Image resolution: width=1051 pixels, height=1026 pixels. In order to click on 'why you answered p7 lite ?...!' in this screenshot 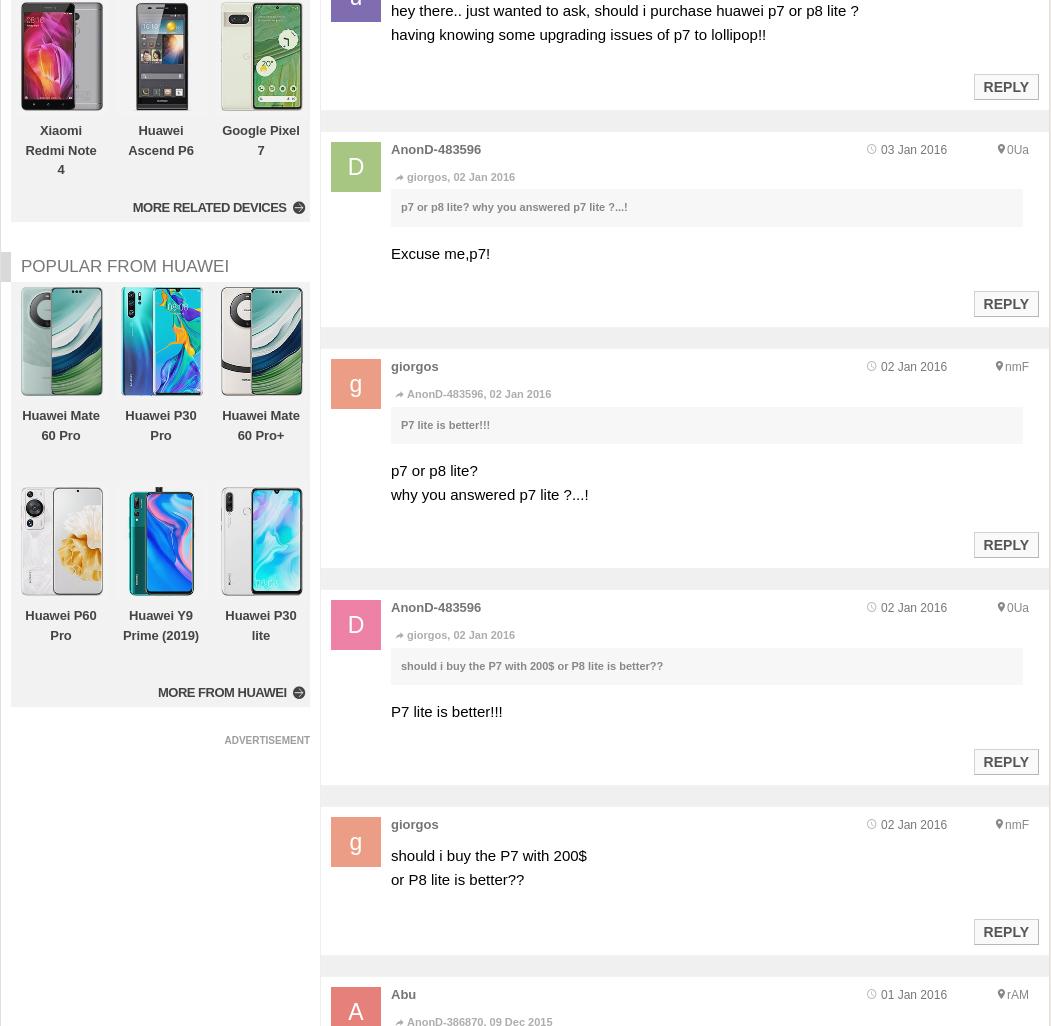, I will do `click(489, 493)`.